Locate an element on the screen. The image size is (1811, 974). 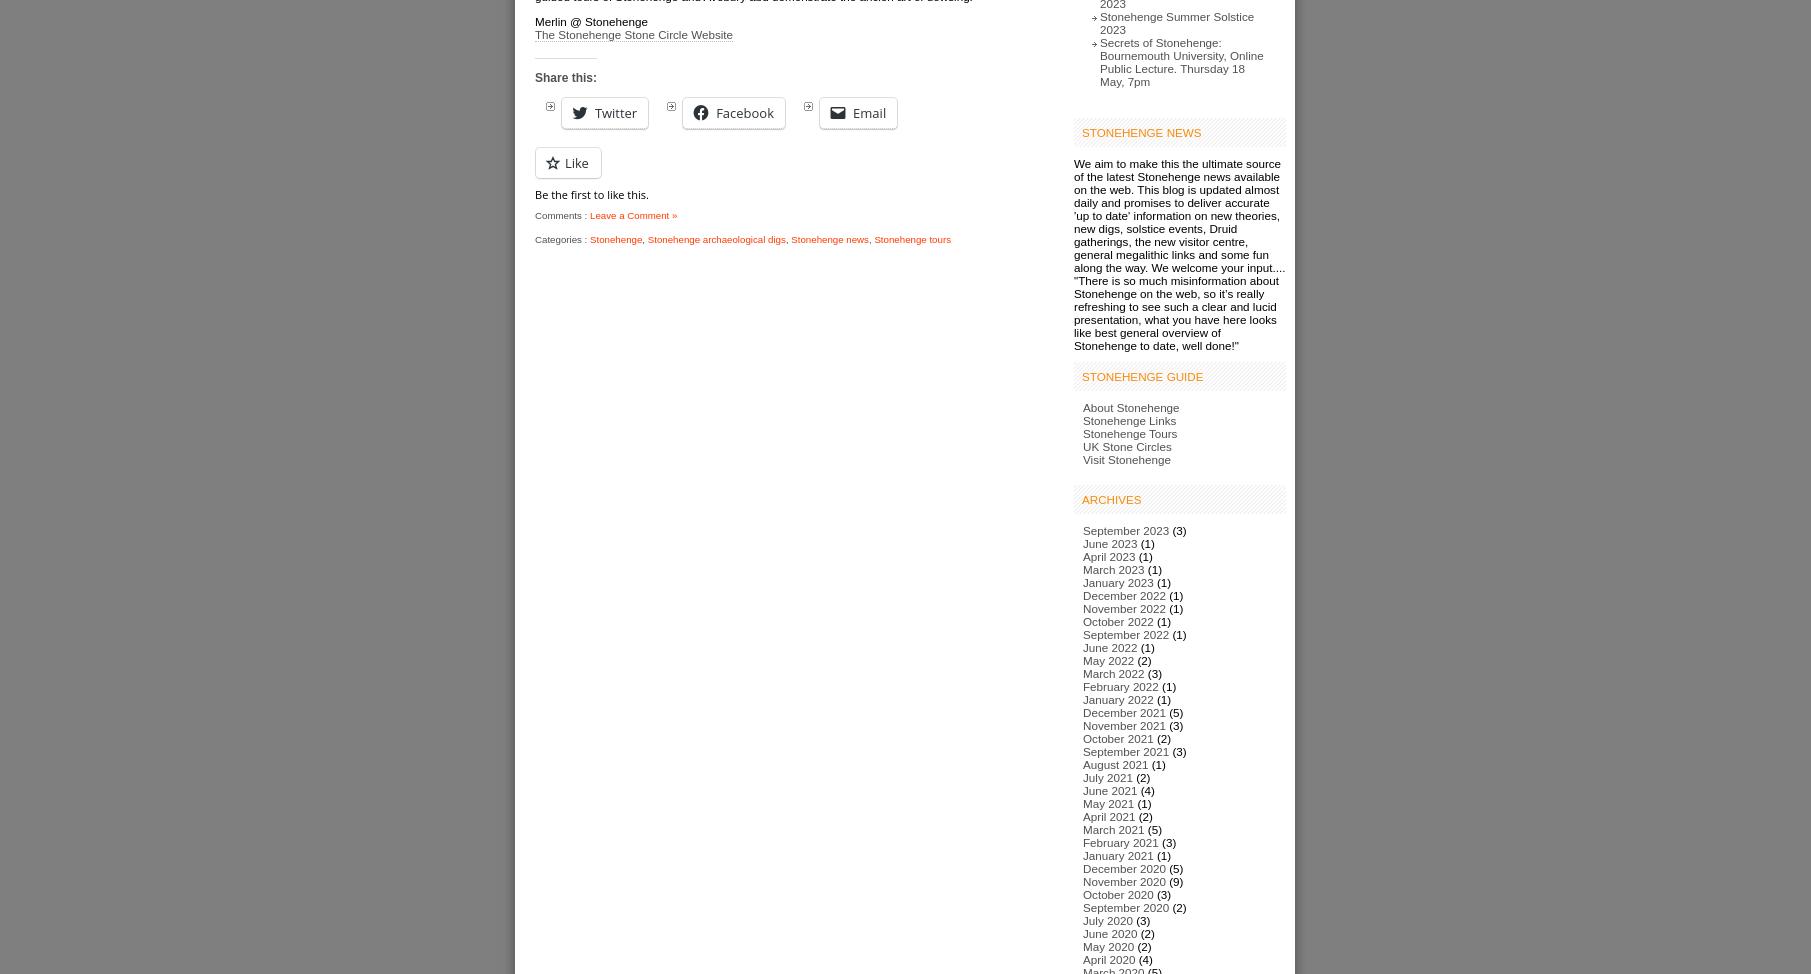
'Comments :' is located at coordinates (561, 215).